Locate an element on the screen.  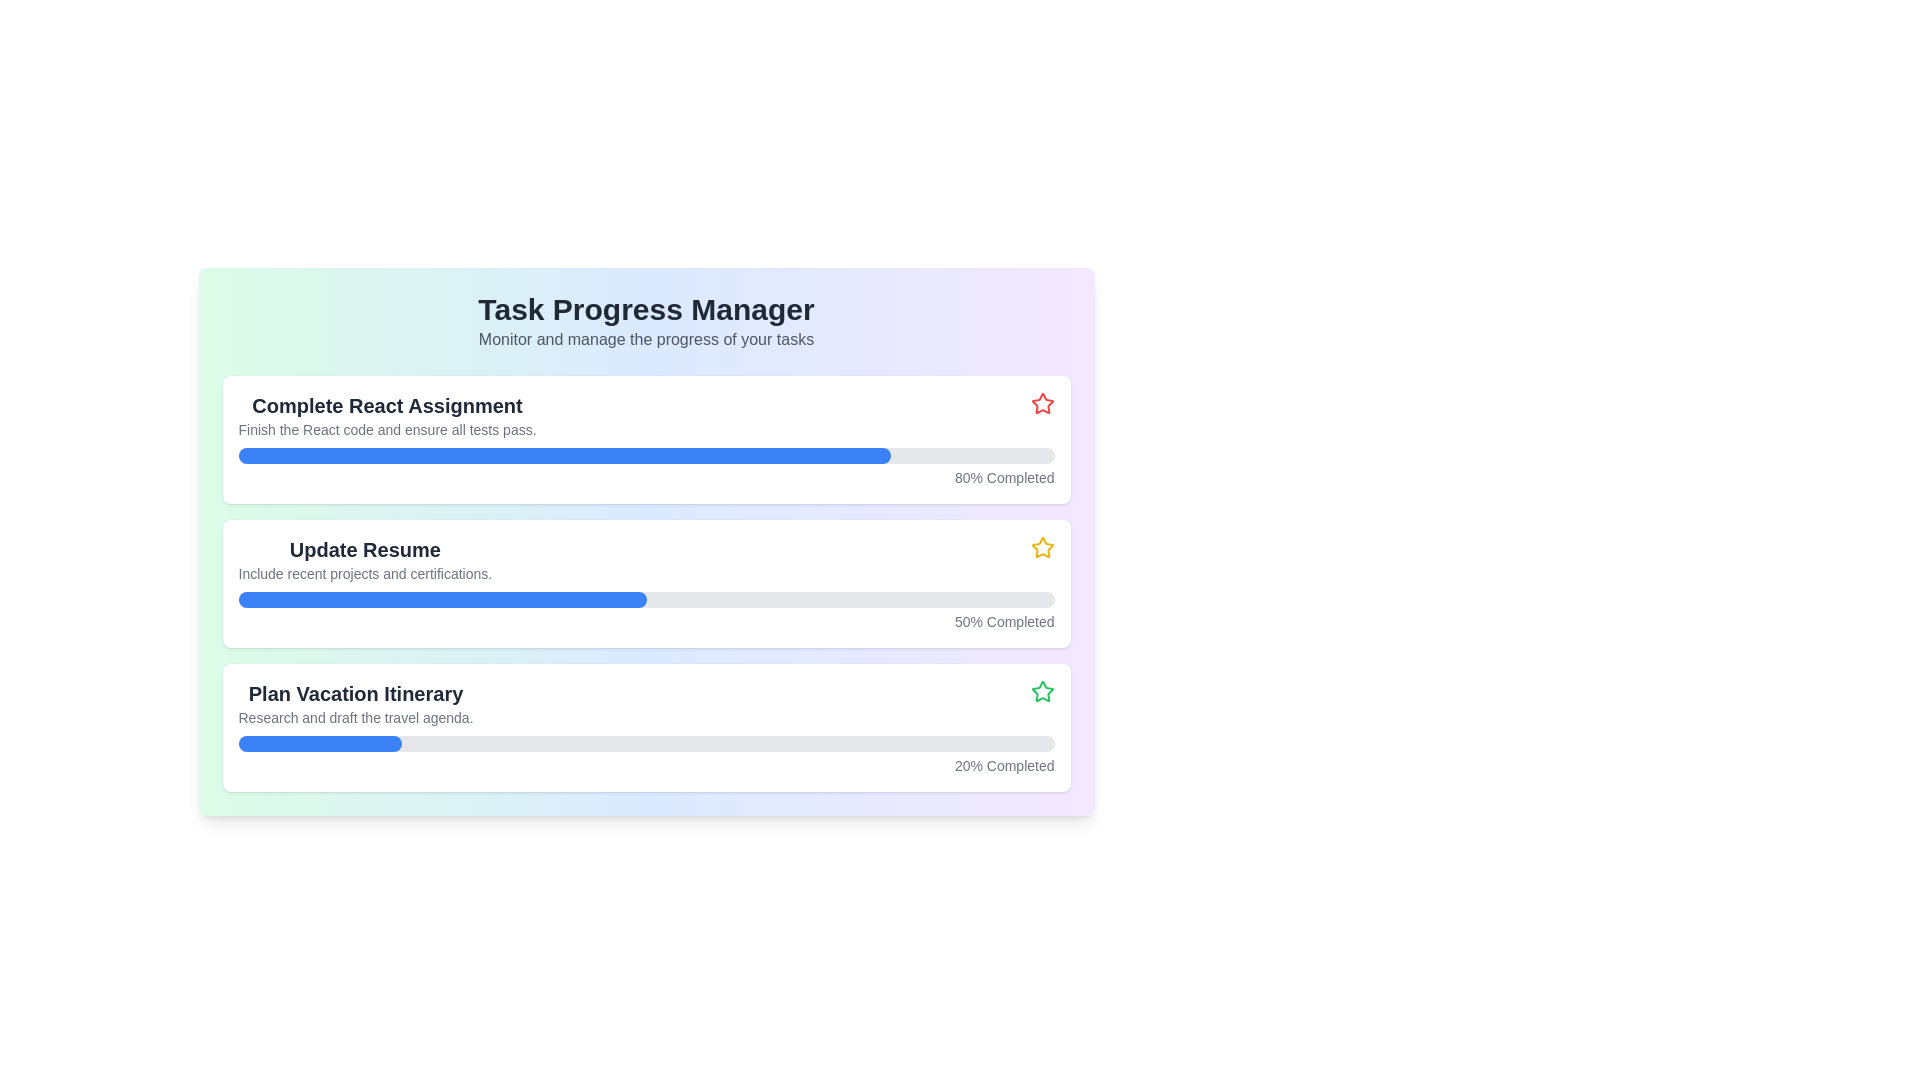
the static text element that displays 'Monitor and manage the progress of your tasks', located immediately below the 'Task Progress Manager' heading is located at coordinates (646, 338).